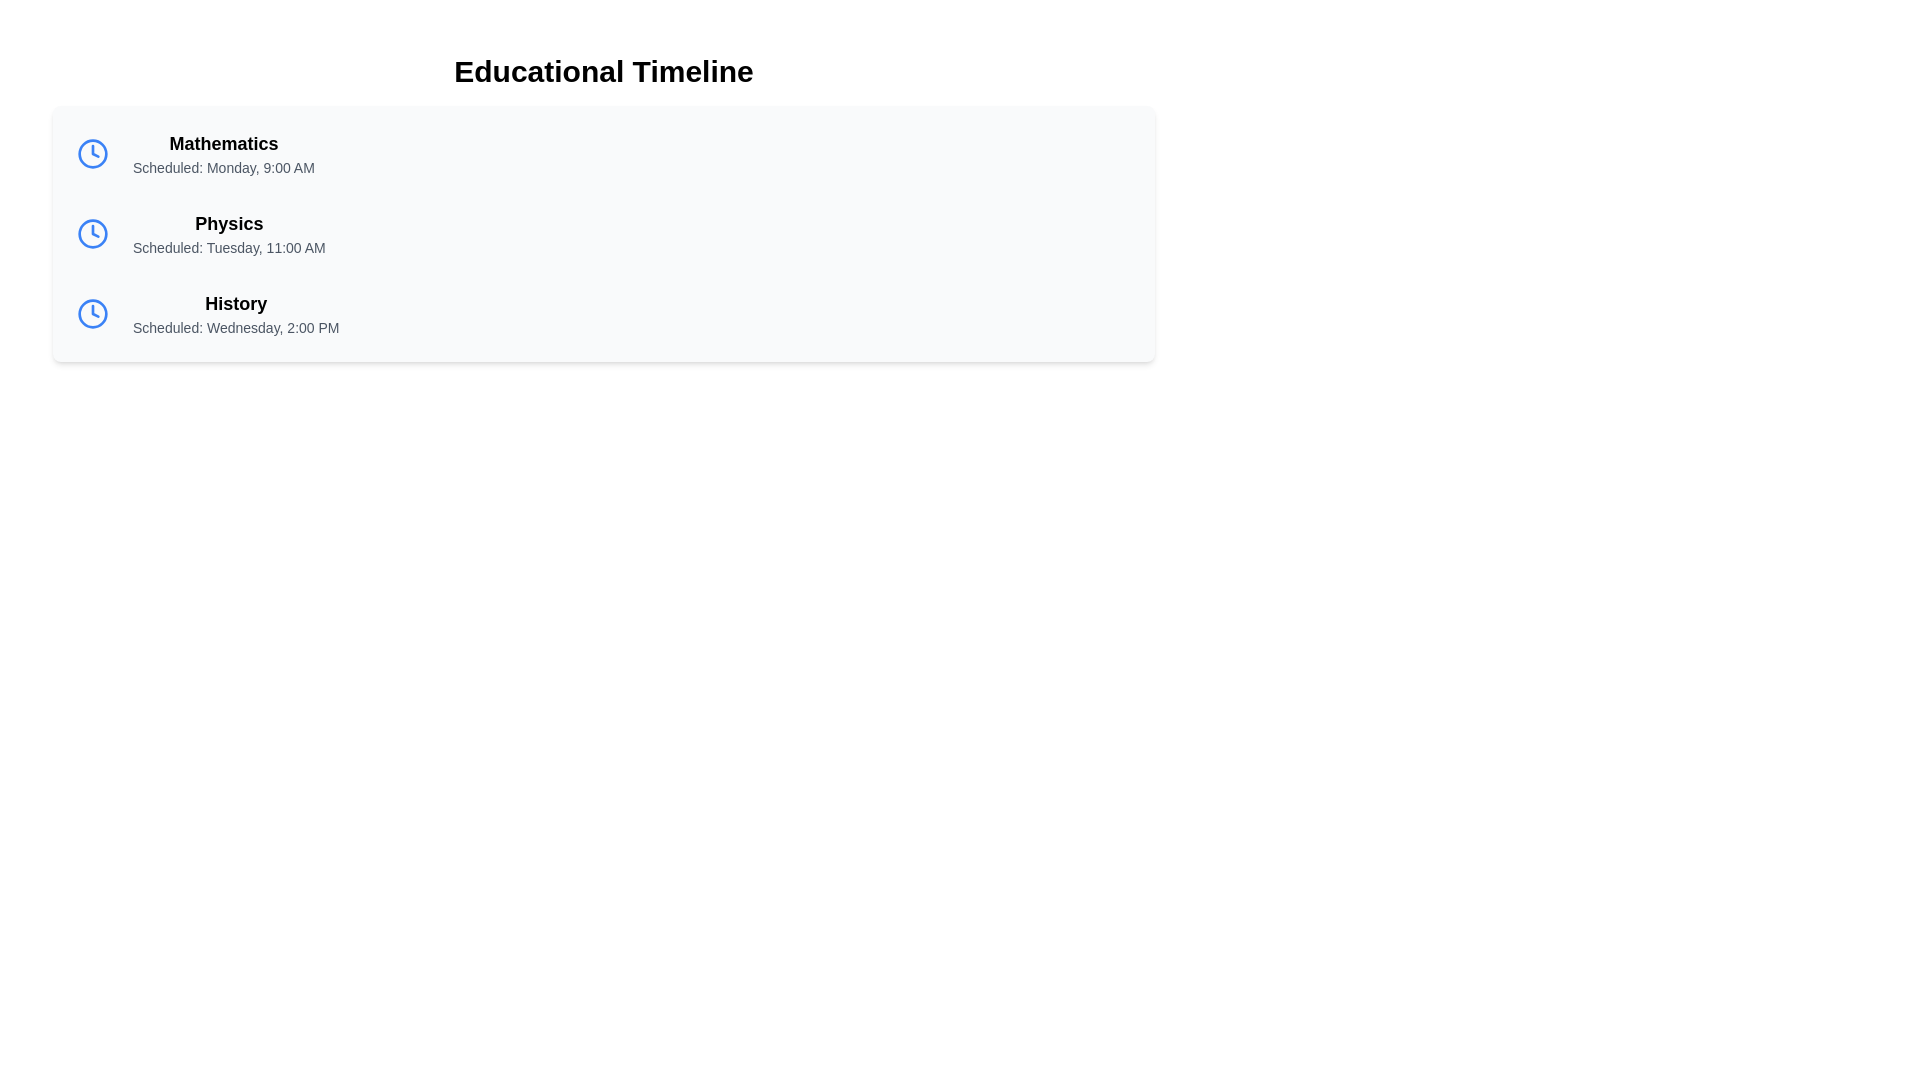 This screenshot has width=1920, height=1080. What do you see at coordinates (236, 326) in the screenshot?
I see `the static text label displaying the scheduled date and time for the 'History' subject, located directly below the 'History' header in the Educational Timeline section` at bounding box center [236, 326].